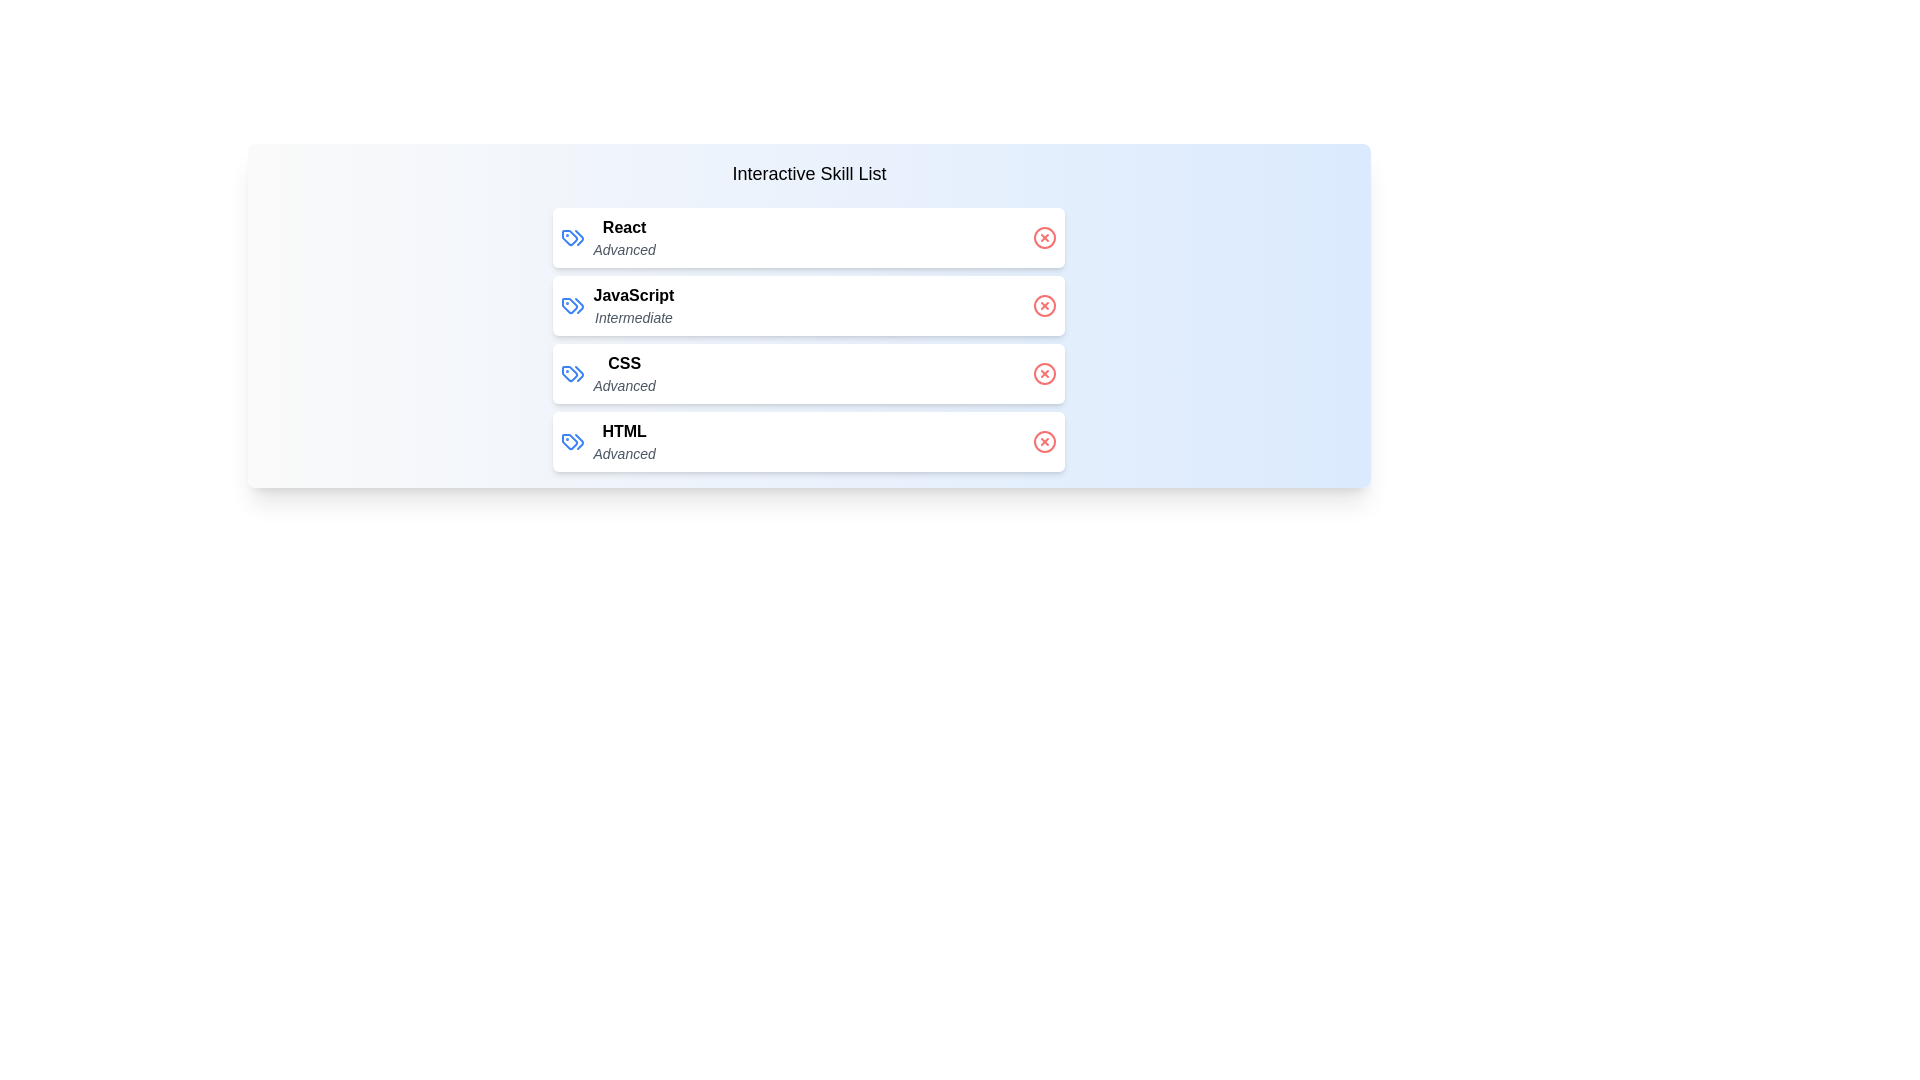 Image resolution: width=1920 pixels, height=1080 pixels. I want to click on the 'Interactive Skill List' heading to inspect its properties, so click(809, 172).